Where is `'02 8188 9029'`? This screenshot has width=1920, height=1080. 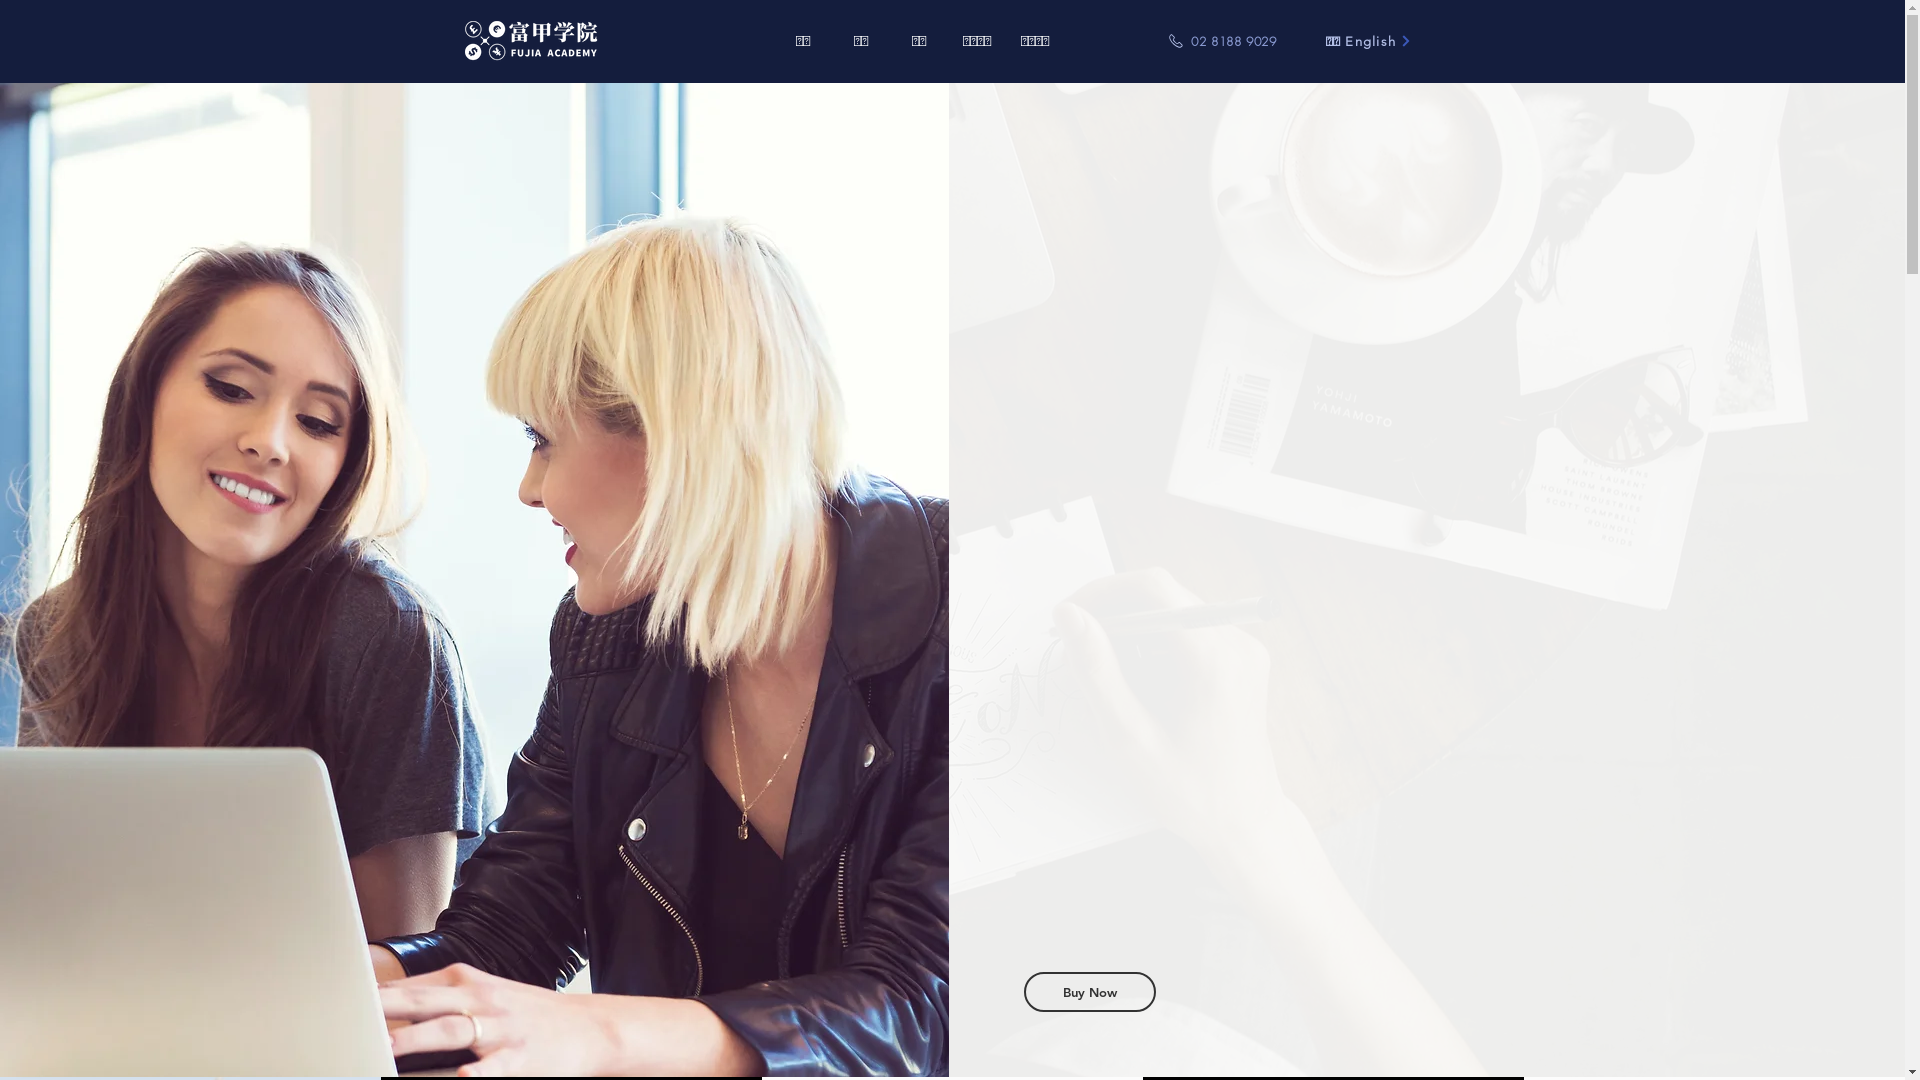
'02 8188 9029' is located at coordinates (1221, 41).